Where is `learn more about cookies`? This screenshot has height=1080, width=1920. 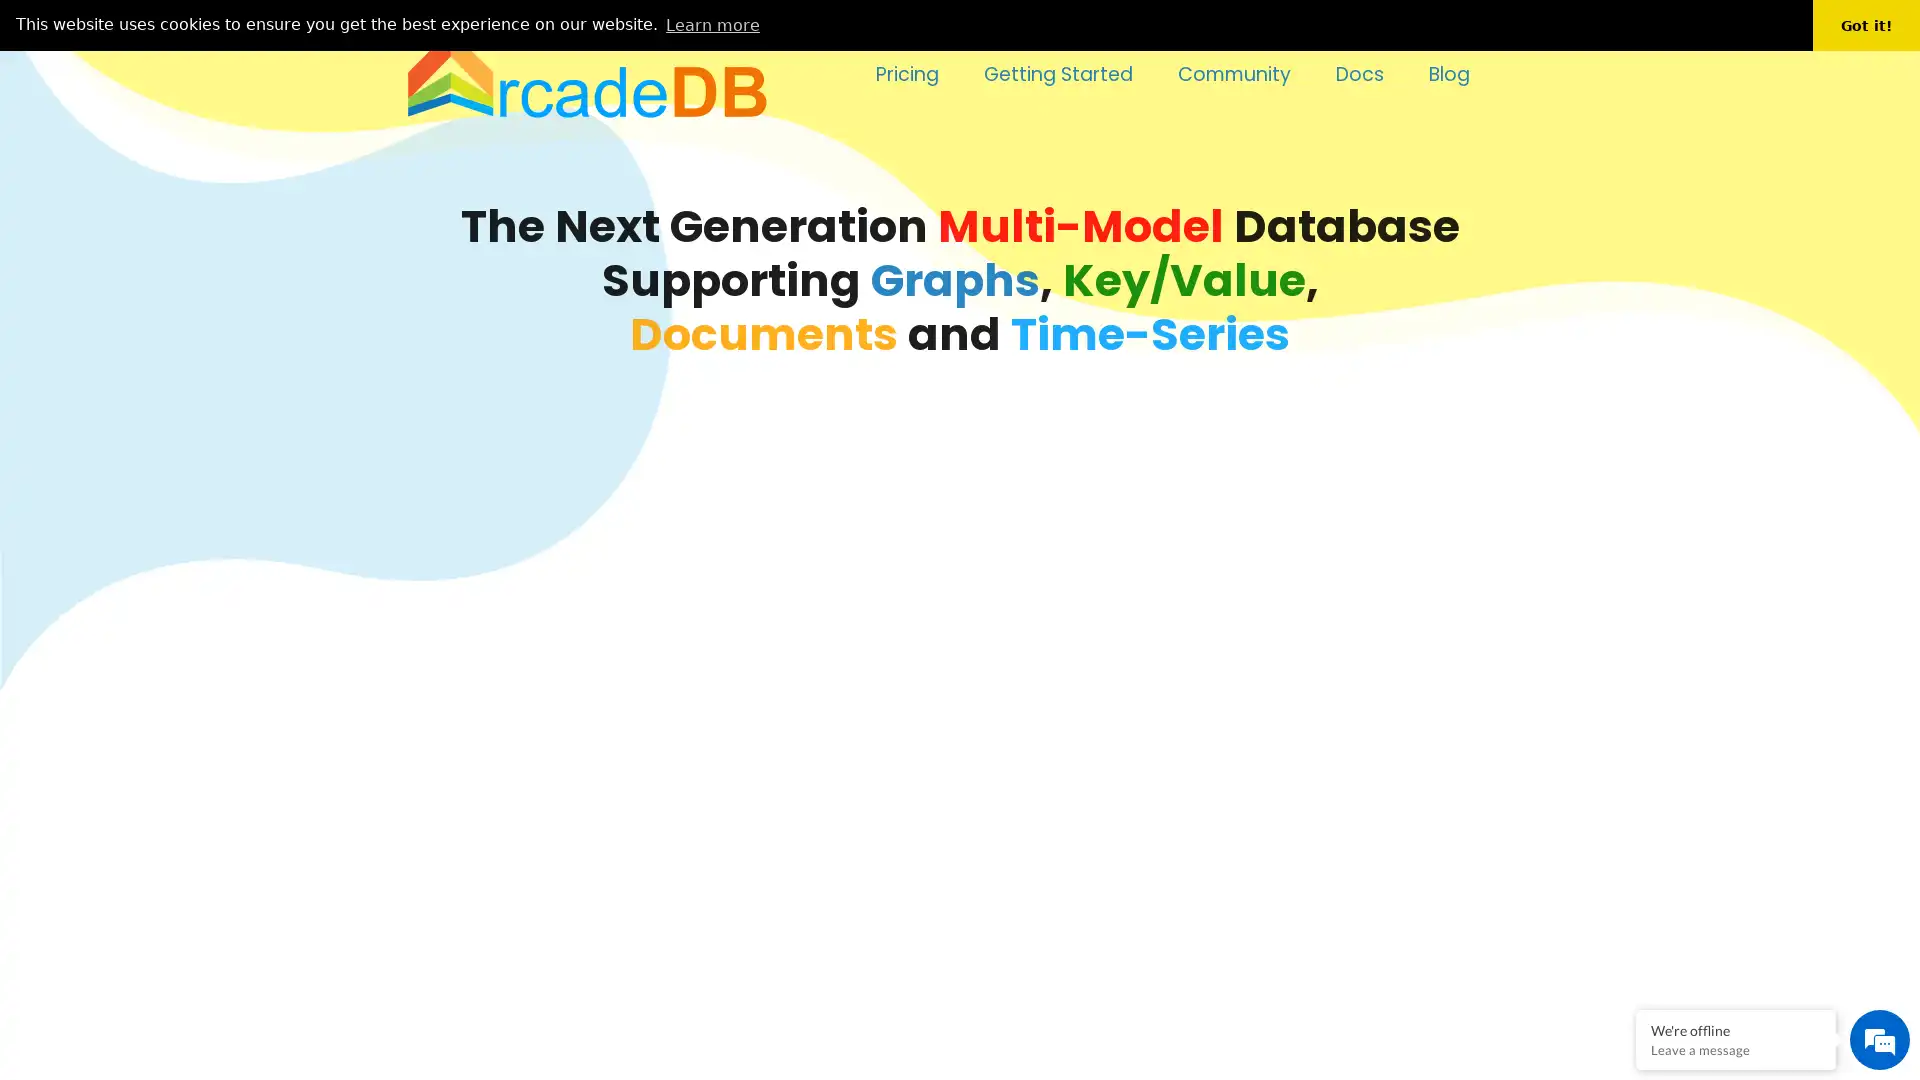 learn more about cookies is located at coordinates (713, 24).